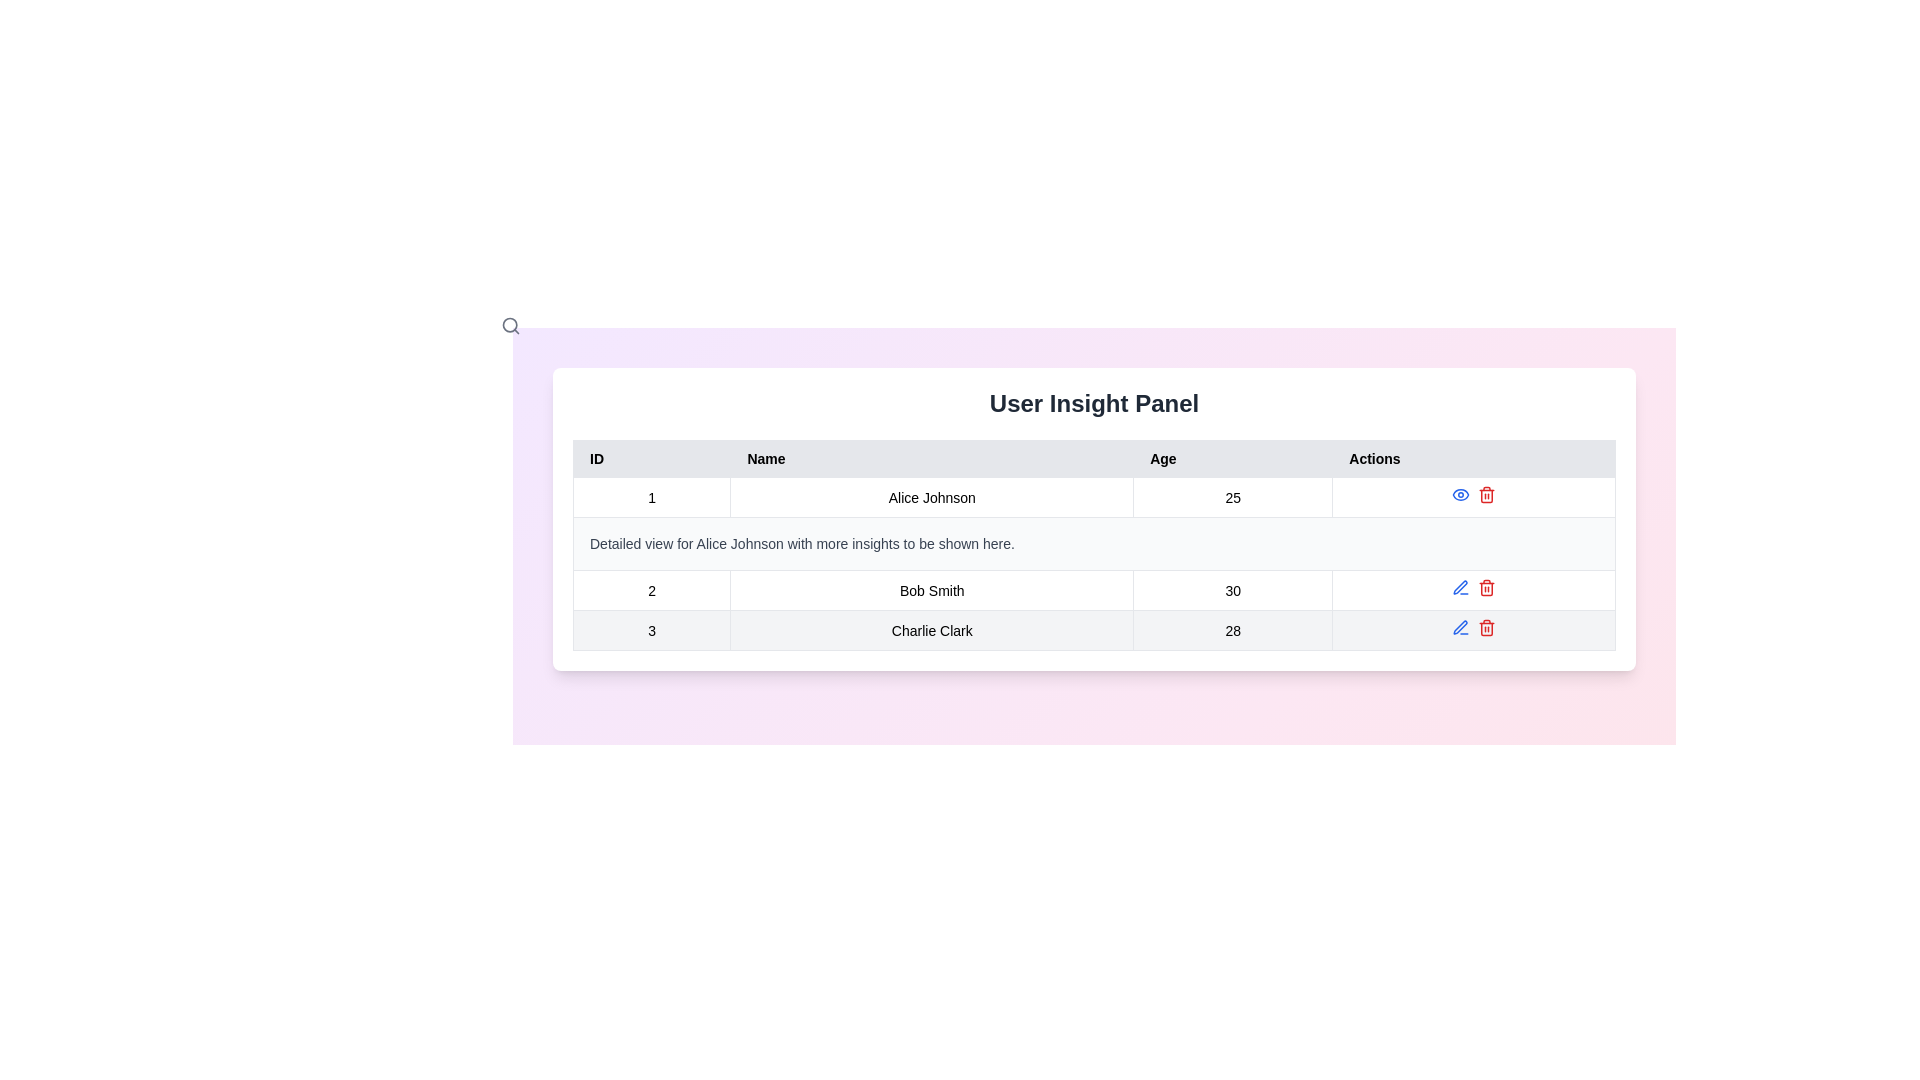 The image size is (1920, 1080). What do you see at coordinates (1460, 494) in the screenshot?
I see `the leftmost Icon Button in the 'Actions' column for the row corresponding to Alice Johnson` at bounding box center [1460, 494].